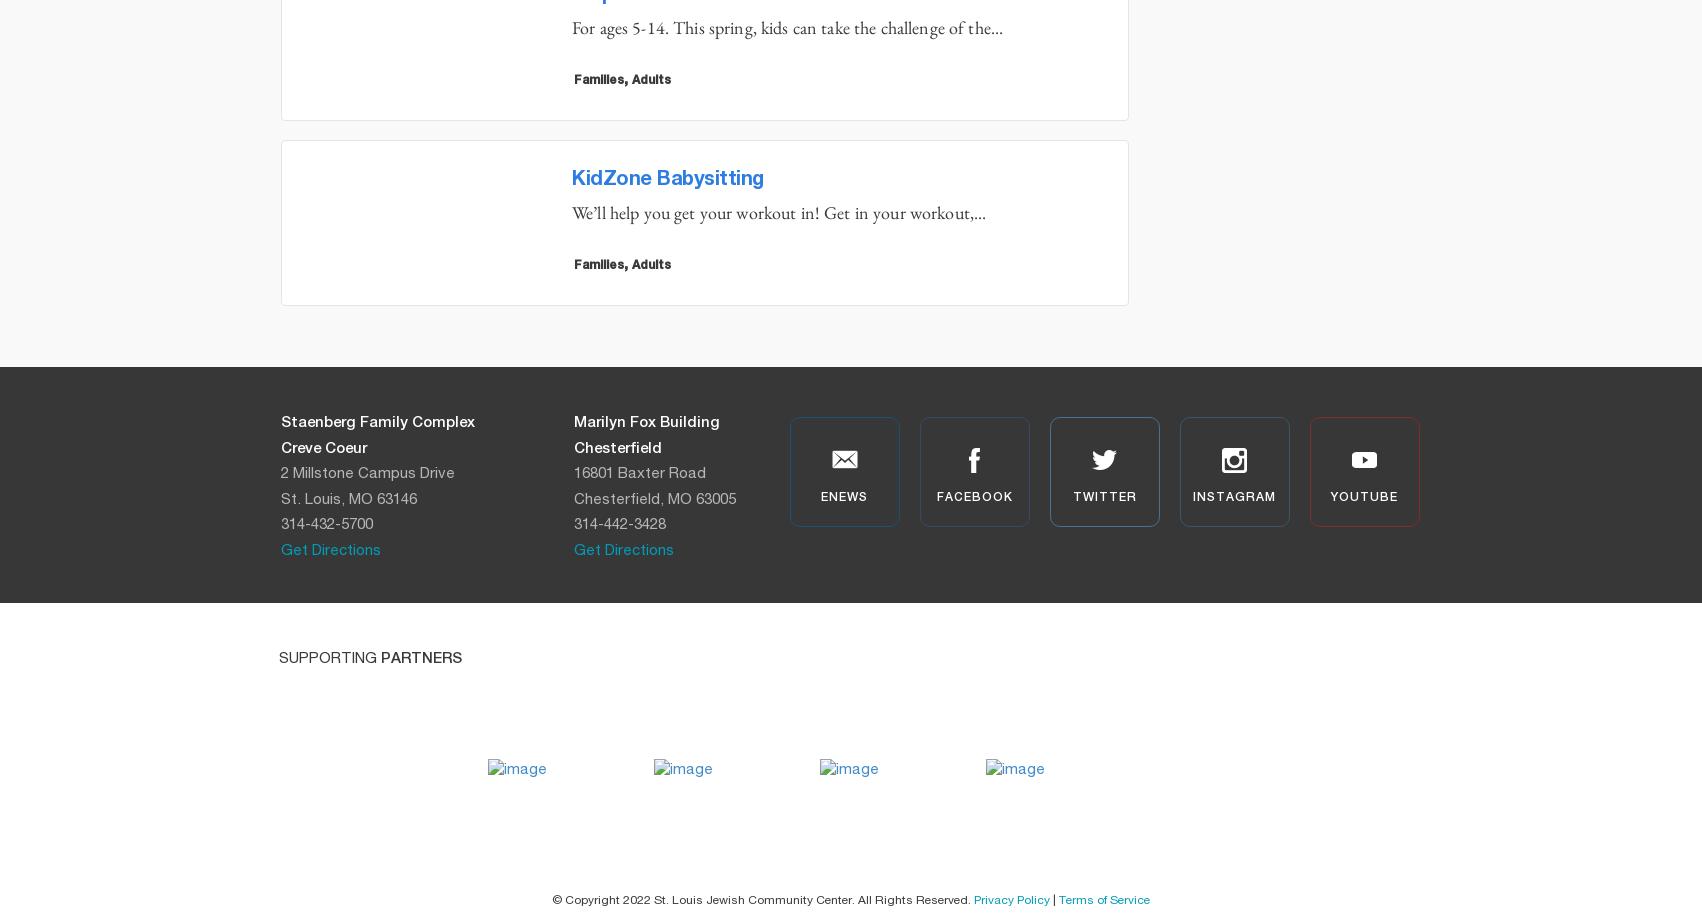 This screenshot has height=922, width=1702. Describe the element at coordinates (326, 524) in the screenshot. I see `'314-432-5700'` at that location.